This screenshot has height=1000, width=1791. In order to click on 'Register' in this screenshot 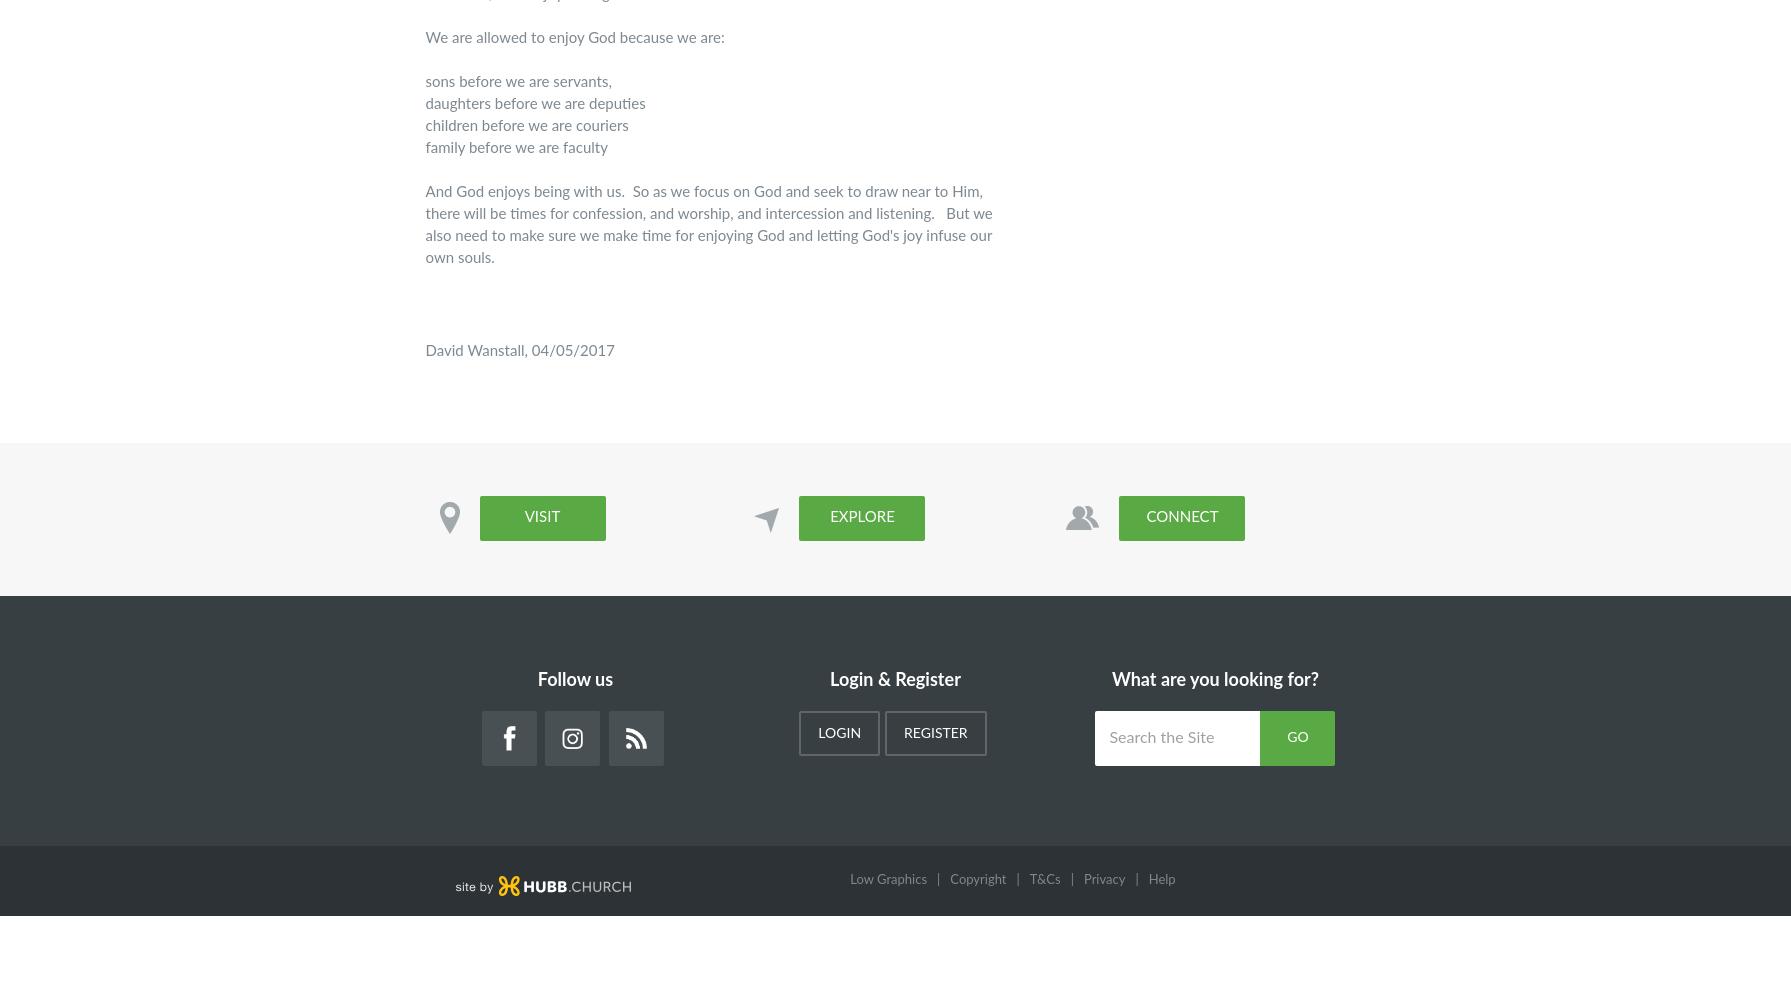, I will do `click(902, 733)`.